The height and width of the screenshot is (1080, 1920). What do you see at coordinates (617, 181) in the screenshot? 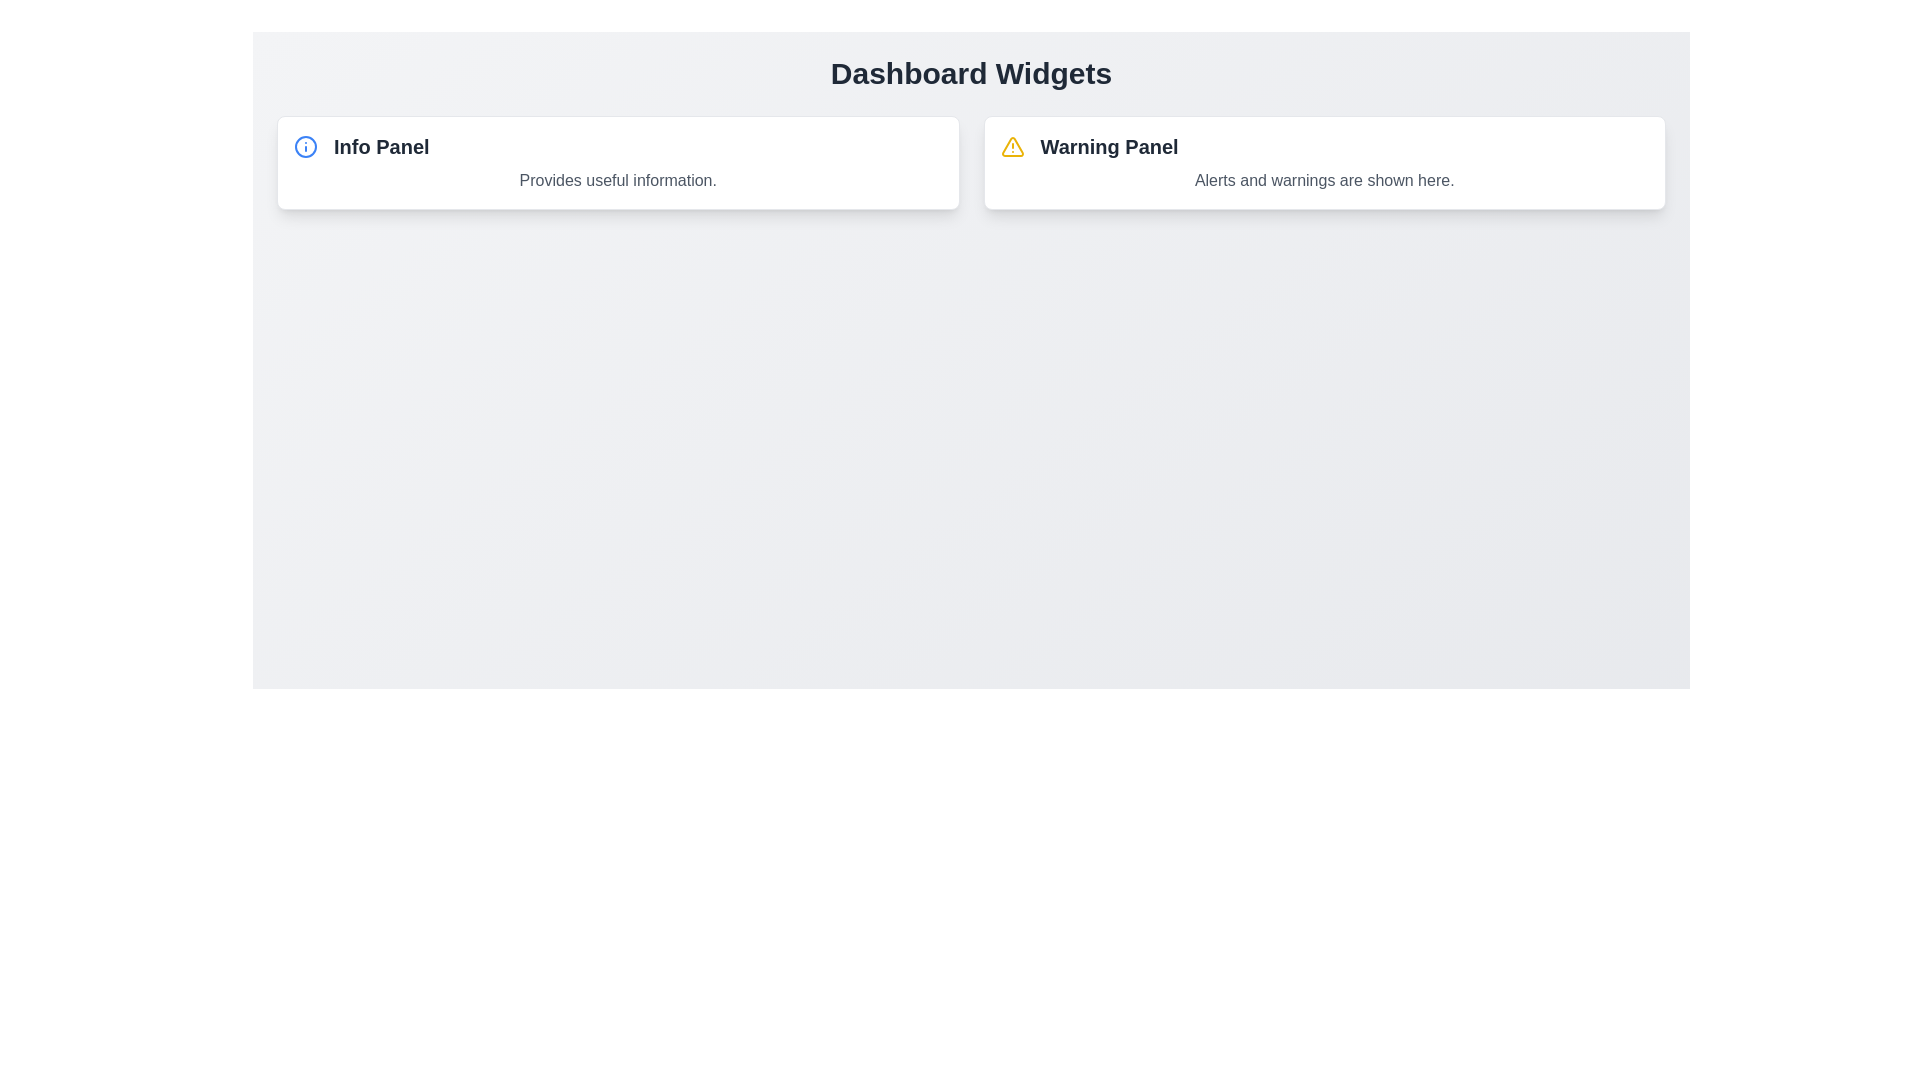
I see `the static text element located at the bottom of the 'Info Panel' card, which provides additional information and is centered horizontally beneath the title` at bounding box center [617, 181].